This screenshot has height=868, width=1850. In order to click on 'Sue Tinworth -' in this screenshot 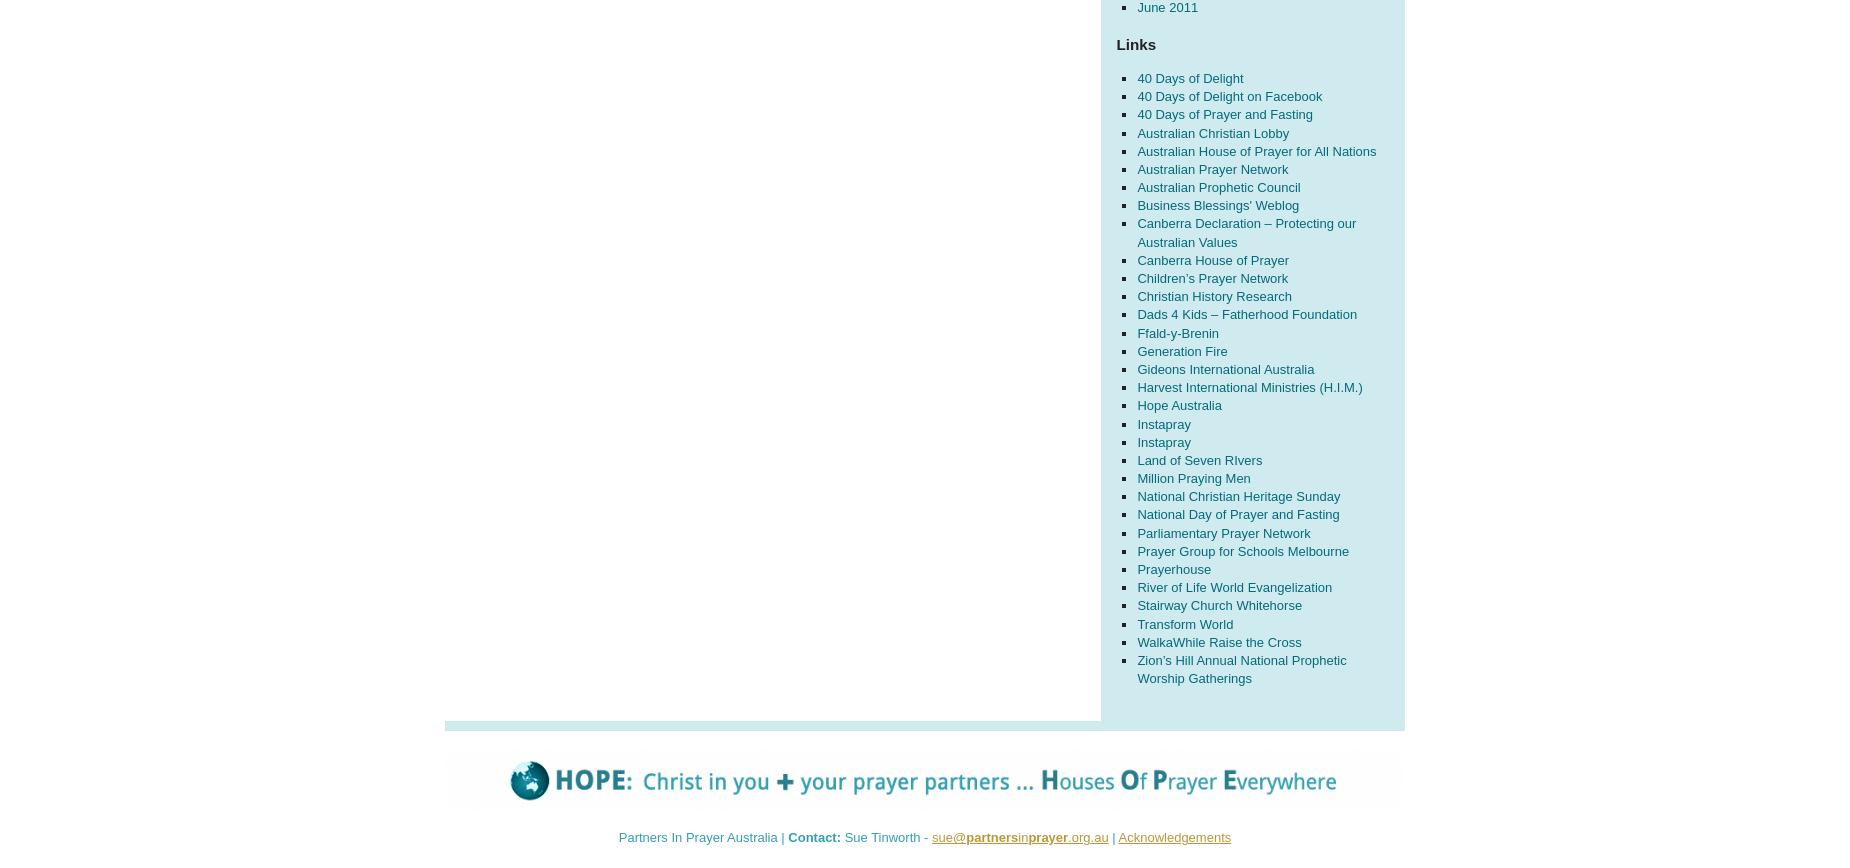, I will do `click(886, 837)`.